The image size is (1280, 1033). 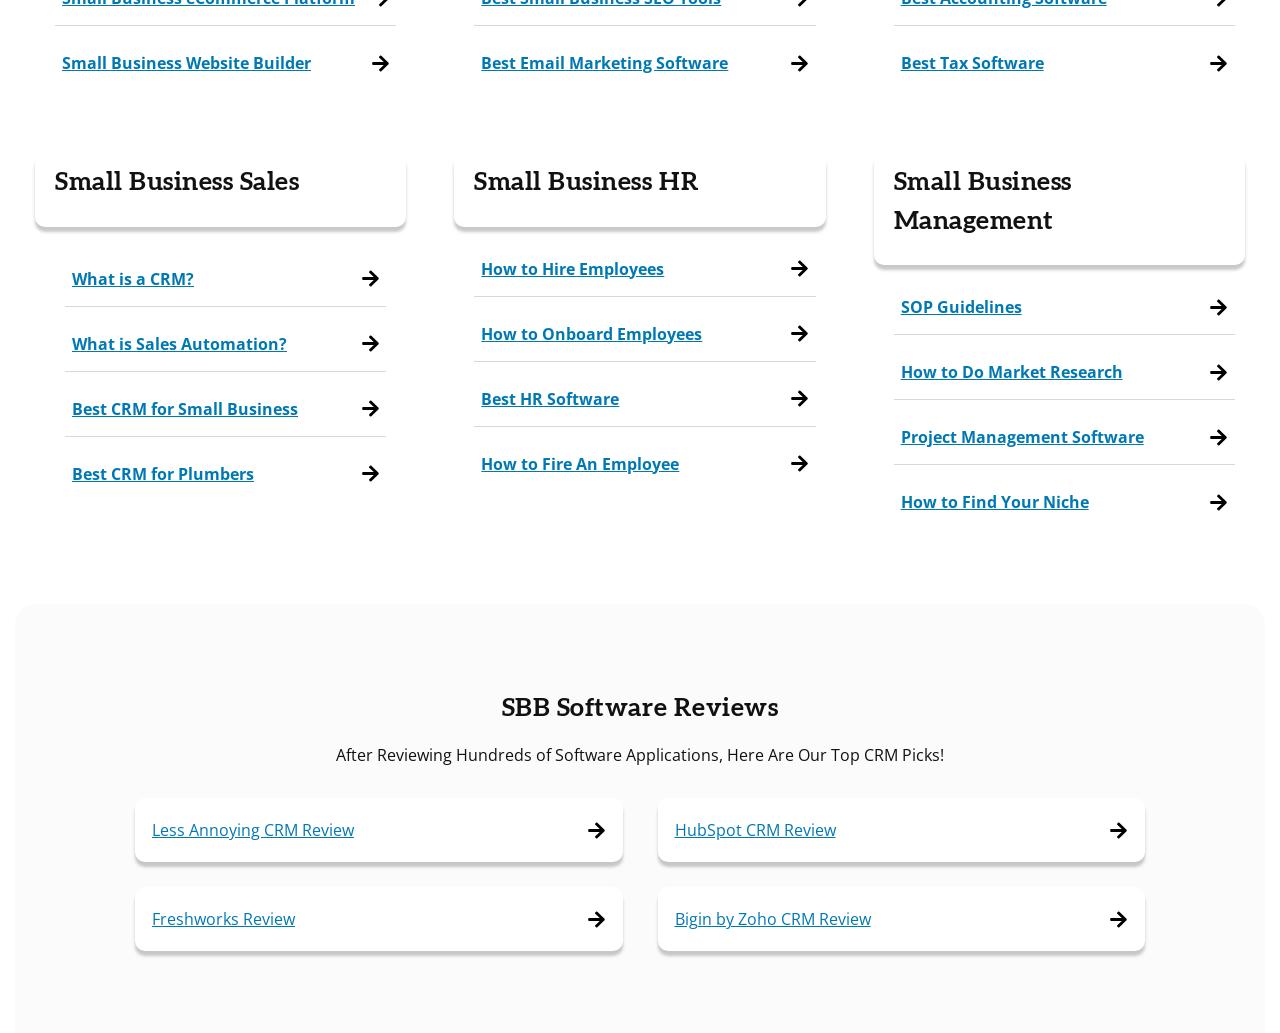 I want to click on 'How to Fire An Employee', so click(x=578, y=462).